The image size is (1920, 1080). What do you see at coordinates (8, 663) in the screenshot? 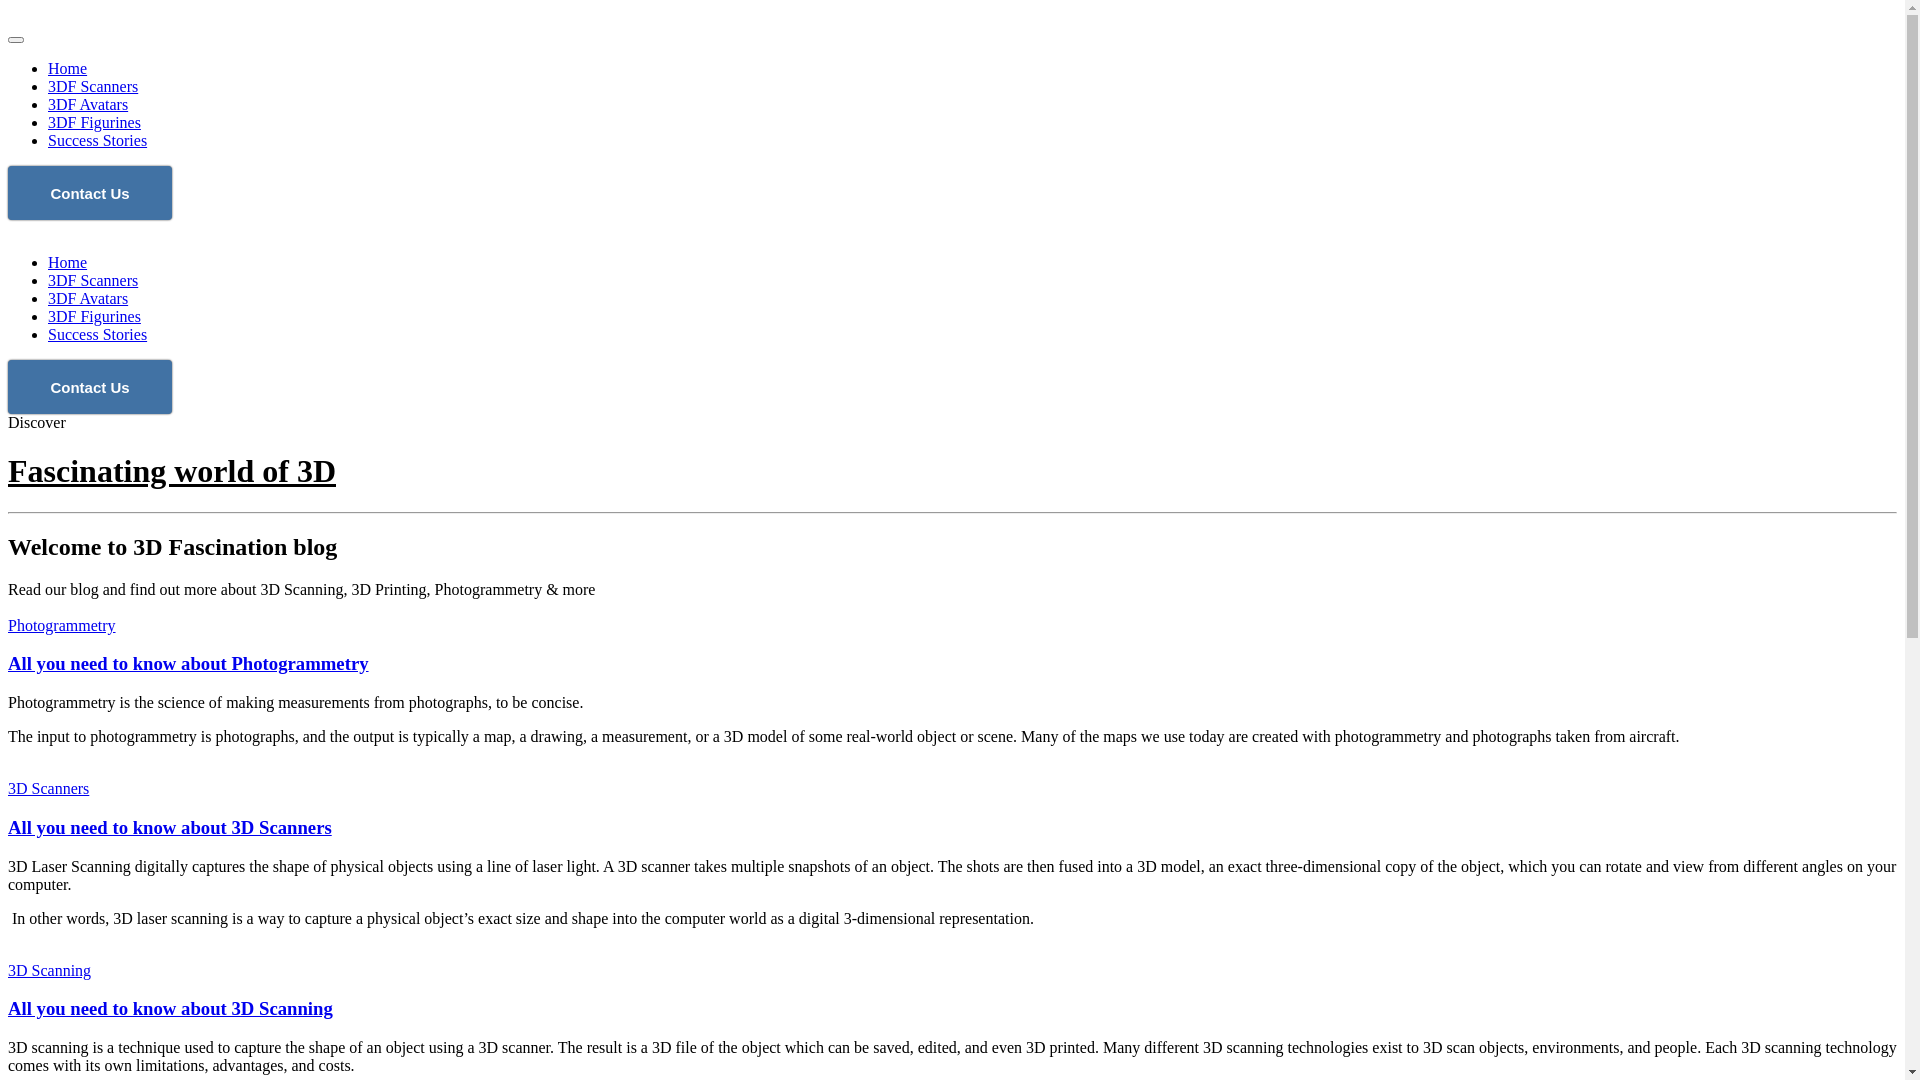
I see `'All you need to know about Photogrammetry'` at bounding box center [8, 663].